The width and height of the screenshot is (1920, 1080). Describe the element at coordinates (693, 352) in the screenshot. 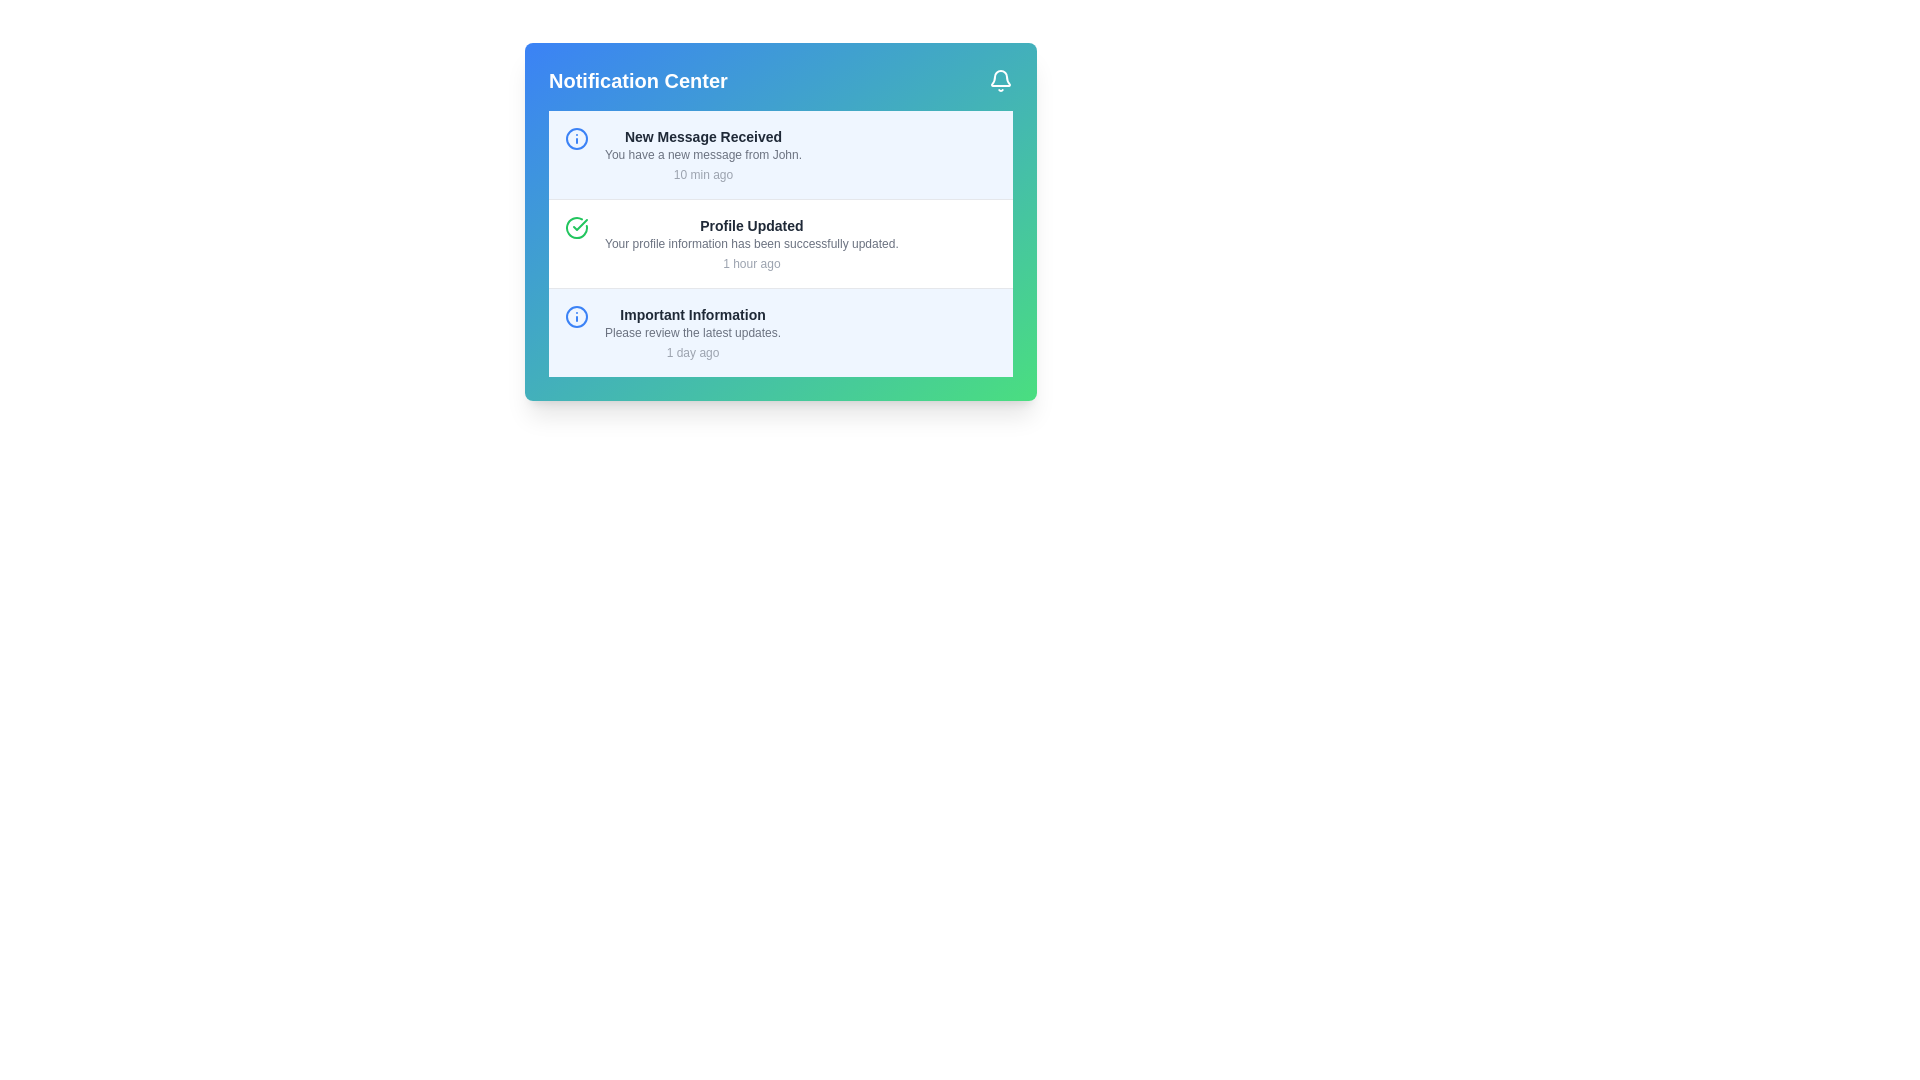

I see `the text label displaying '1 day ago' located at the bottom of the 'Important Information' notification box` at that location.